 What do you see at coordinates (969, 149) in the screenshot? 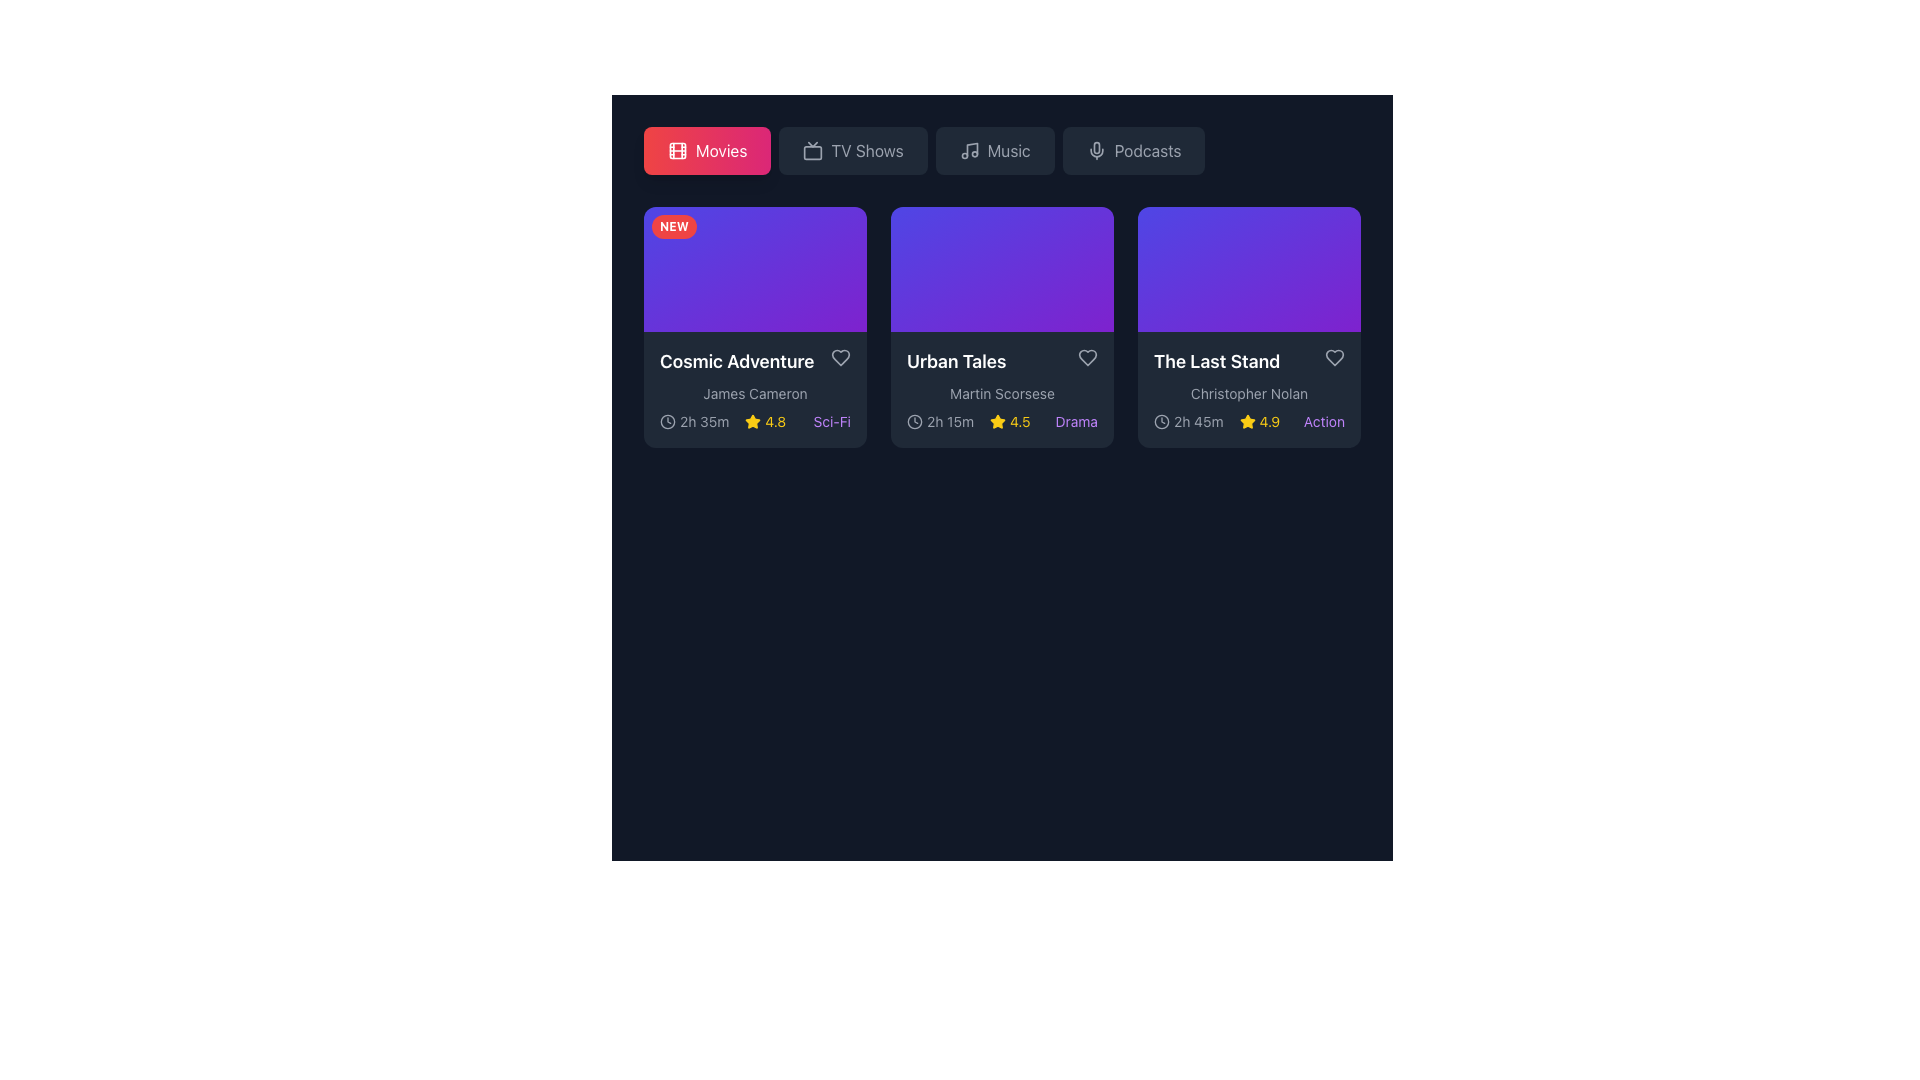
I see `the 'Music' icon in the navigation bar, which is located to the left of the 'Music' text and right of the 'TV Shows' button` at bounding box center [969, 149].